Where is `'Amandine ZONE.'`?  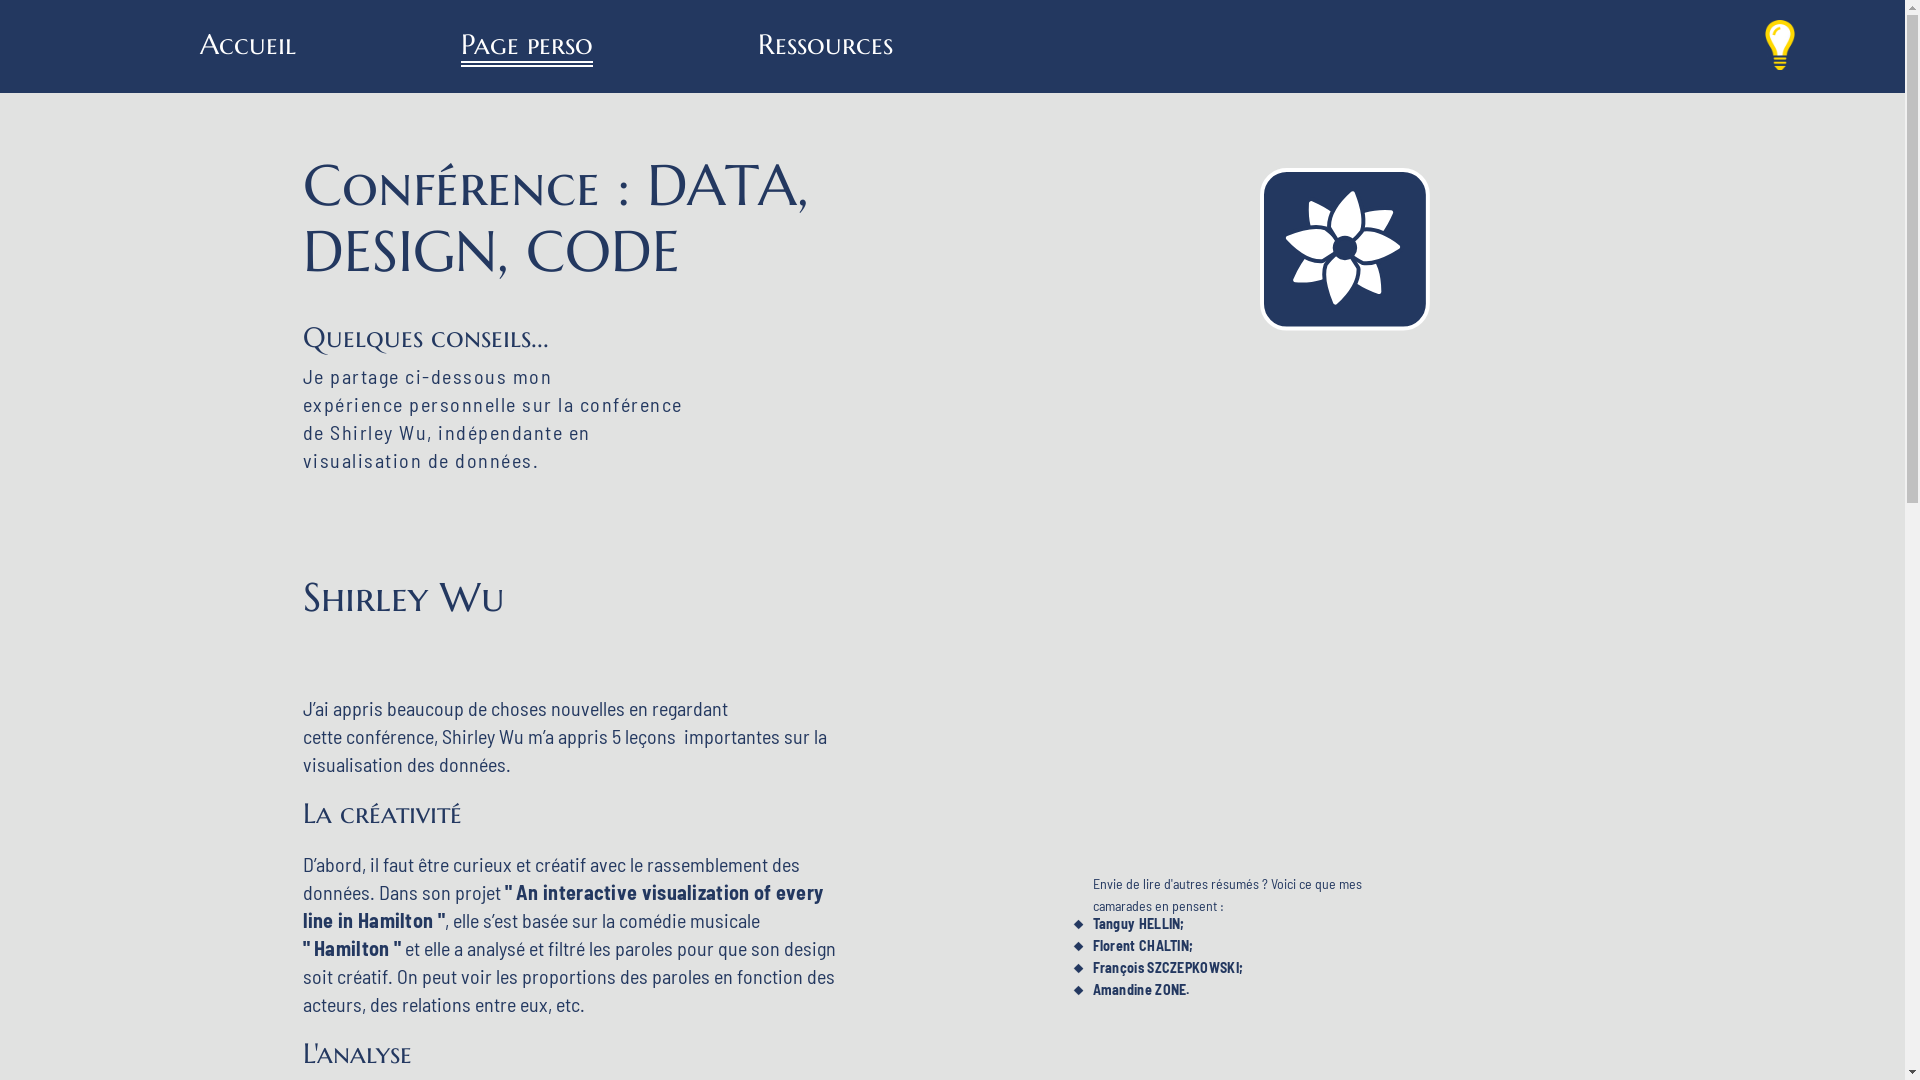
'Amandine ZONE.' is located at coordinates (1090, 988).